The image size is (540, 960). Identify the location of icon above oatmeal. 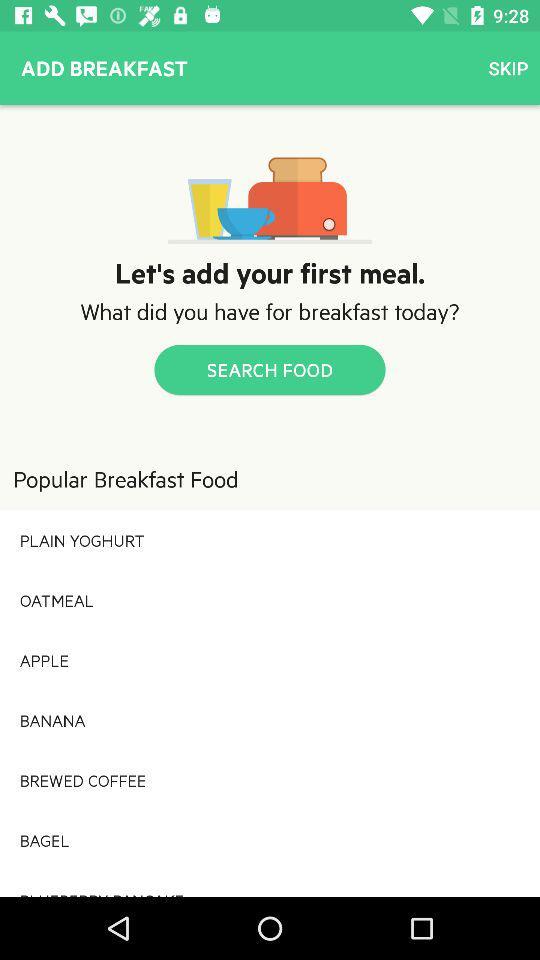
(270, 539).